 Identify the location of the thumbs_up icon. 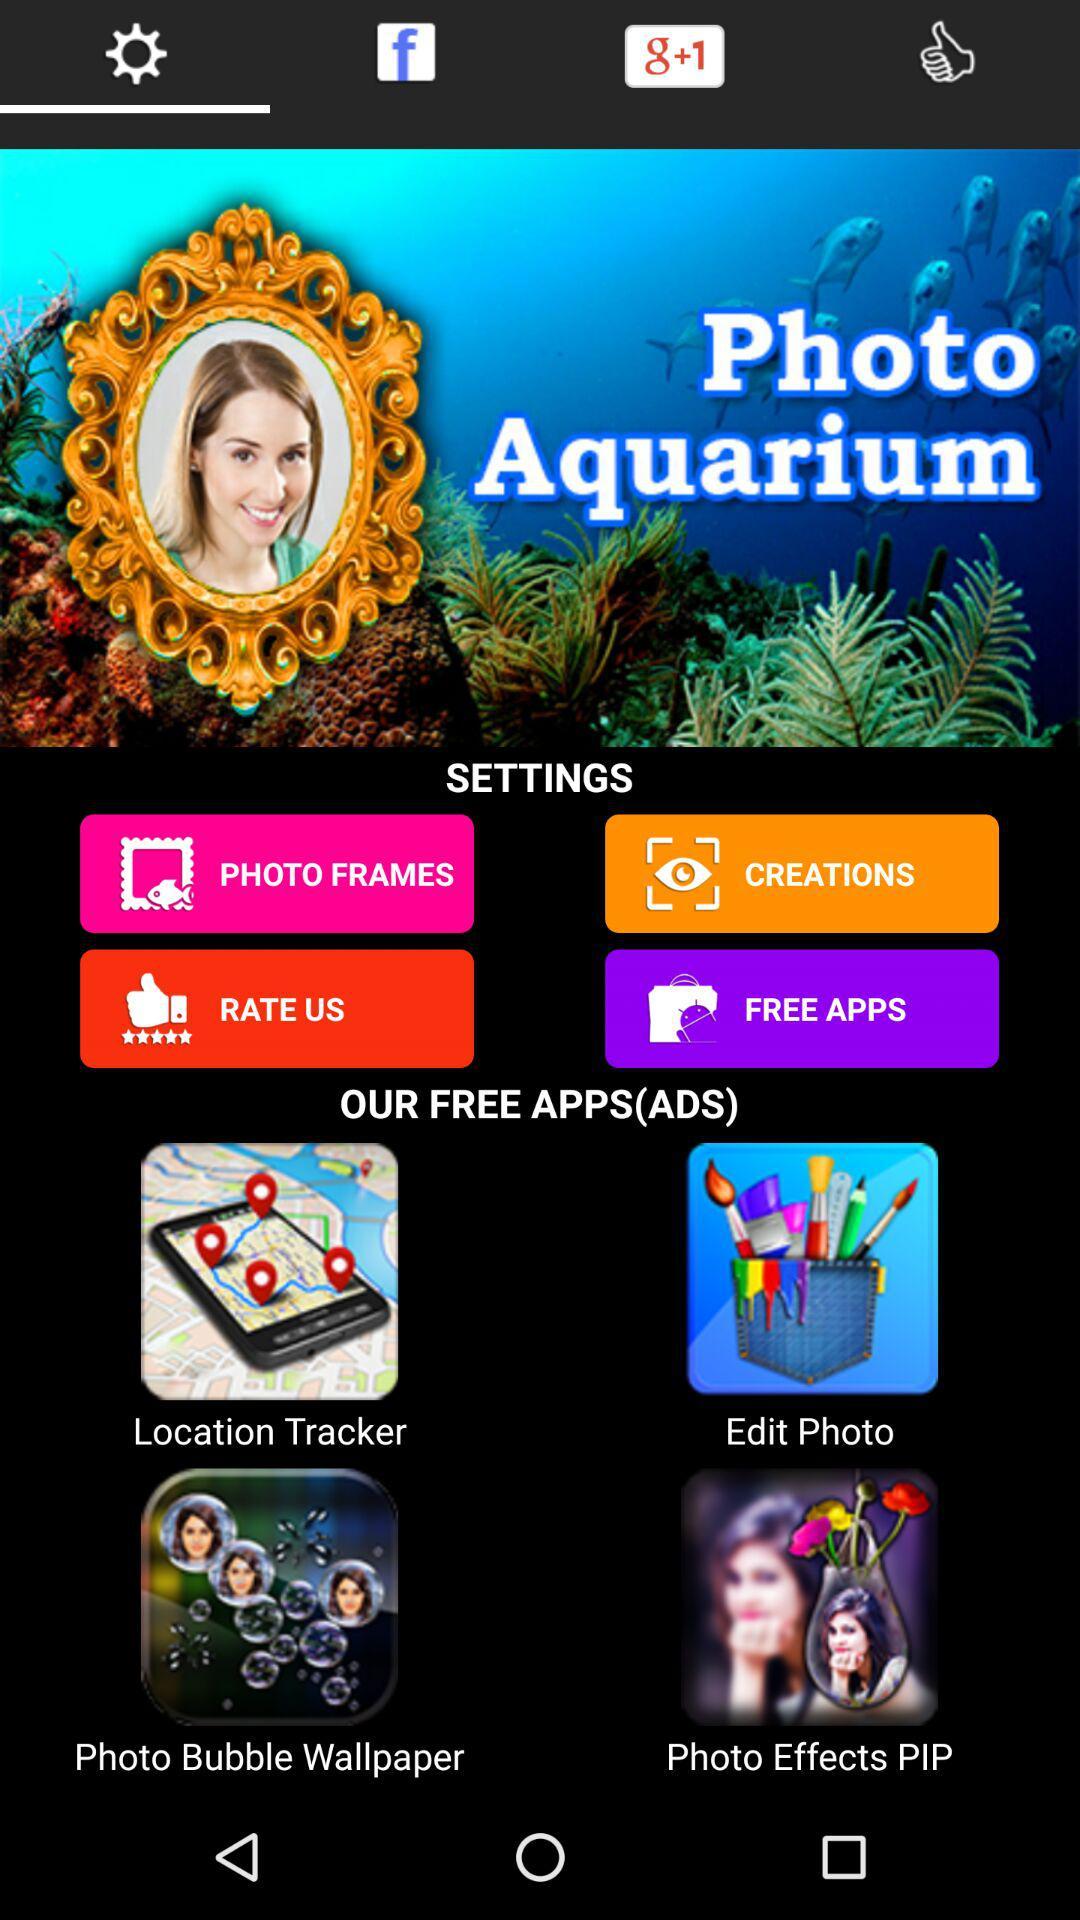
(155, 1078).